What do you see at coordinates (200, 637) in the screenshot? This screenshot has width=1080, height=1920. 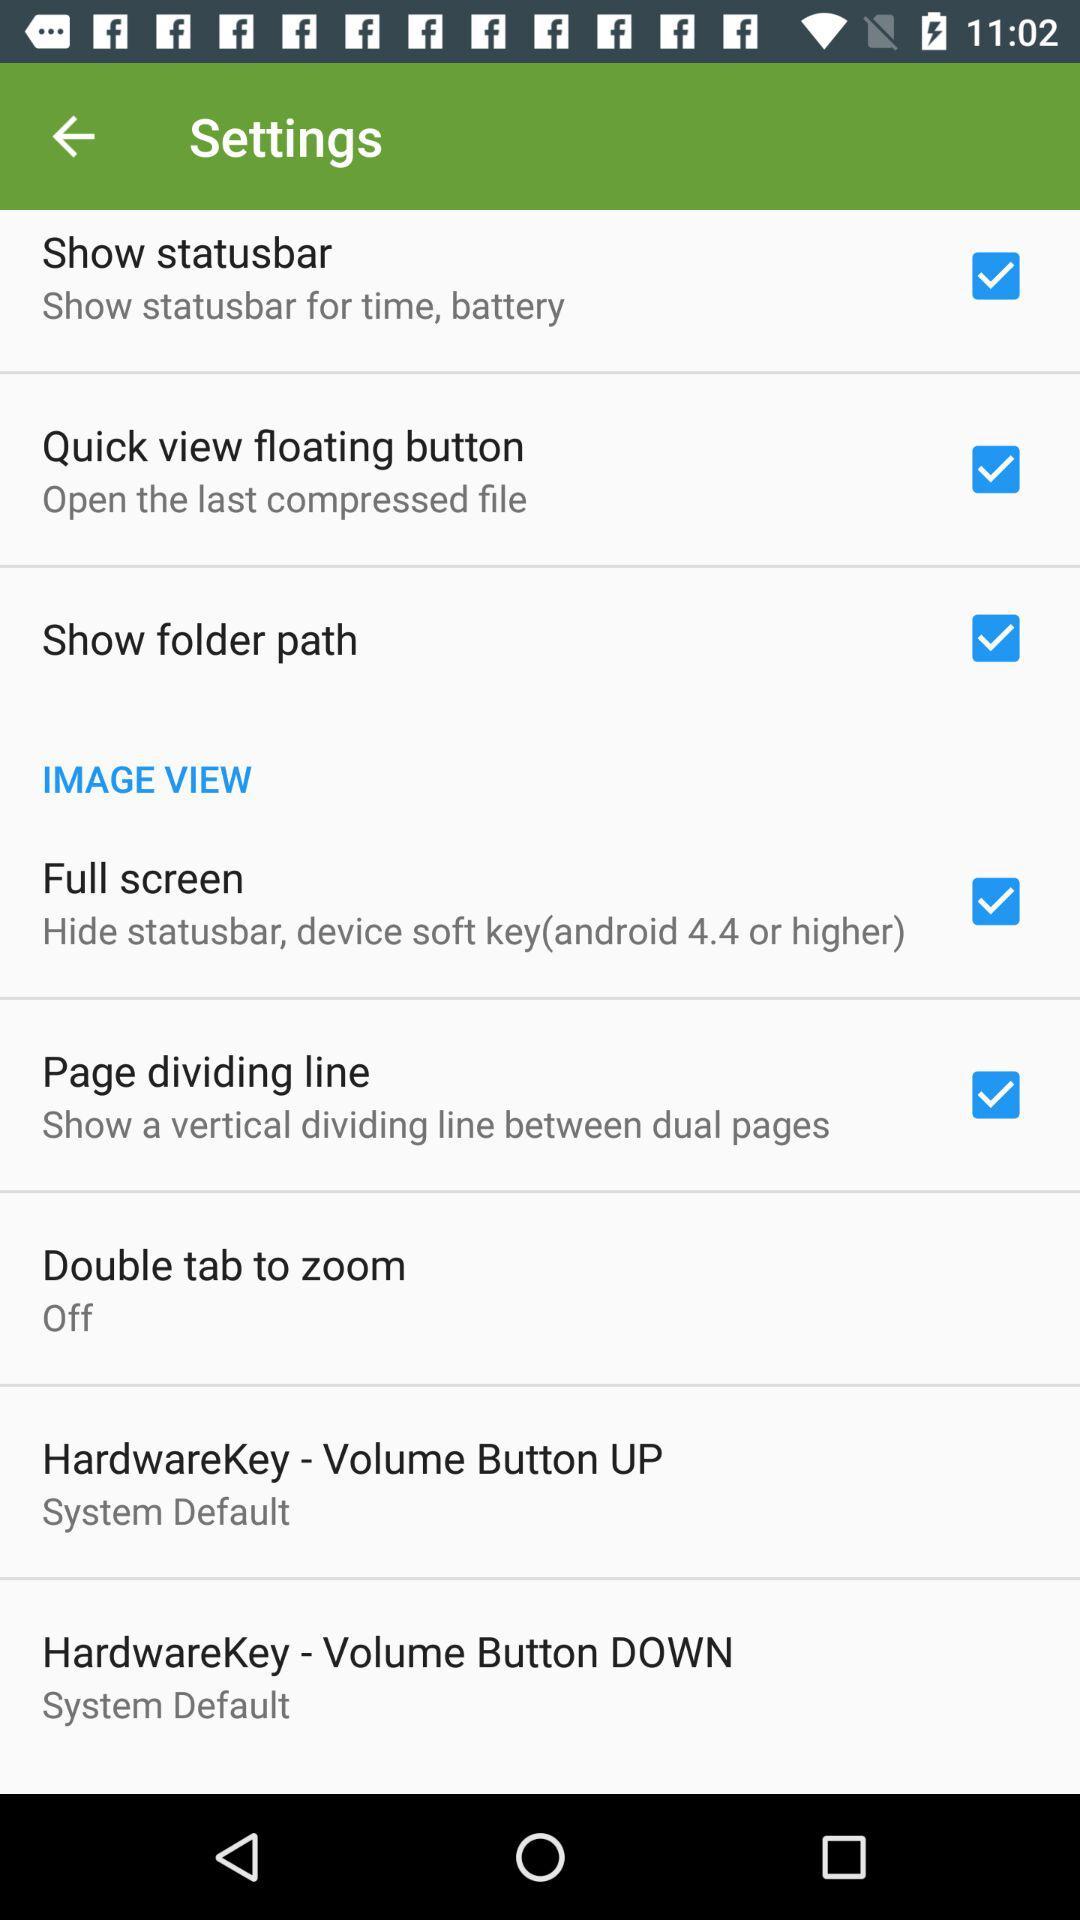 I see `the icon below open the last item` at bounding box center [200, 637].